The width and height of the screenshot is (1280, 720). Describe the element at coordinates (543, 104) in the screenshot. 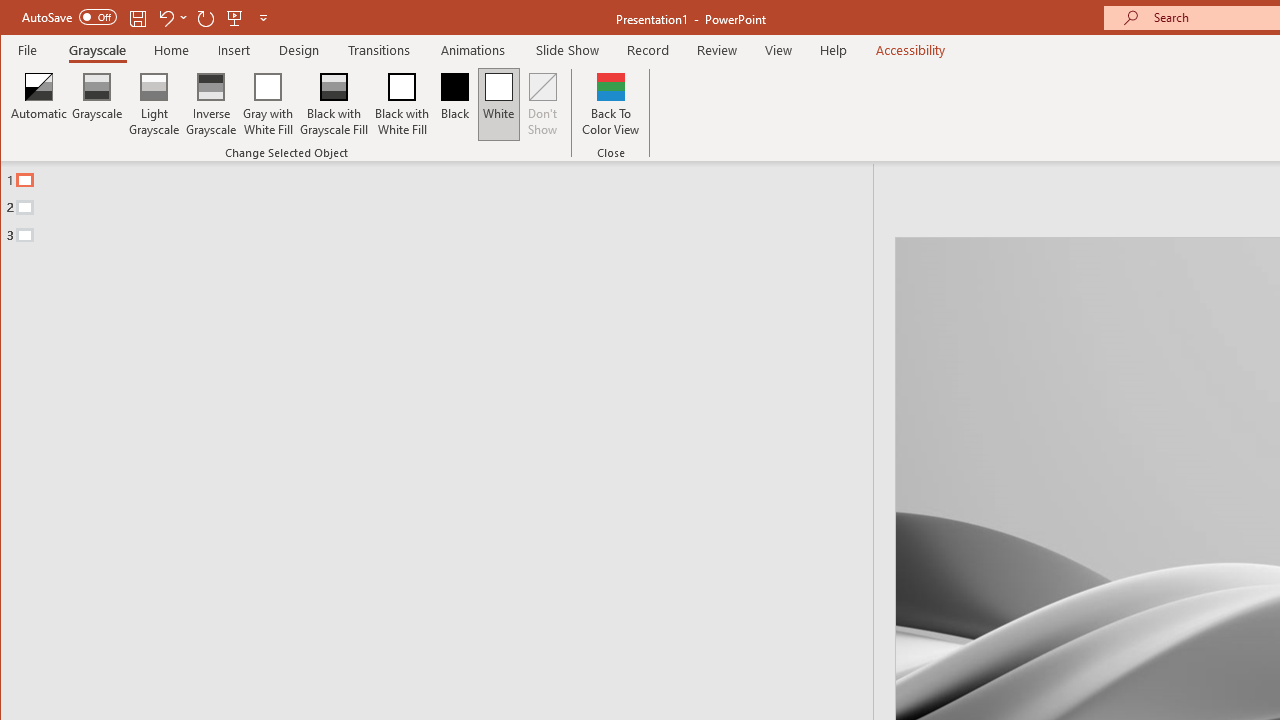

I see `'Don'` at that location.